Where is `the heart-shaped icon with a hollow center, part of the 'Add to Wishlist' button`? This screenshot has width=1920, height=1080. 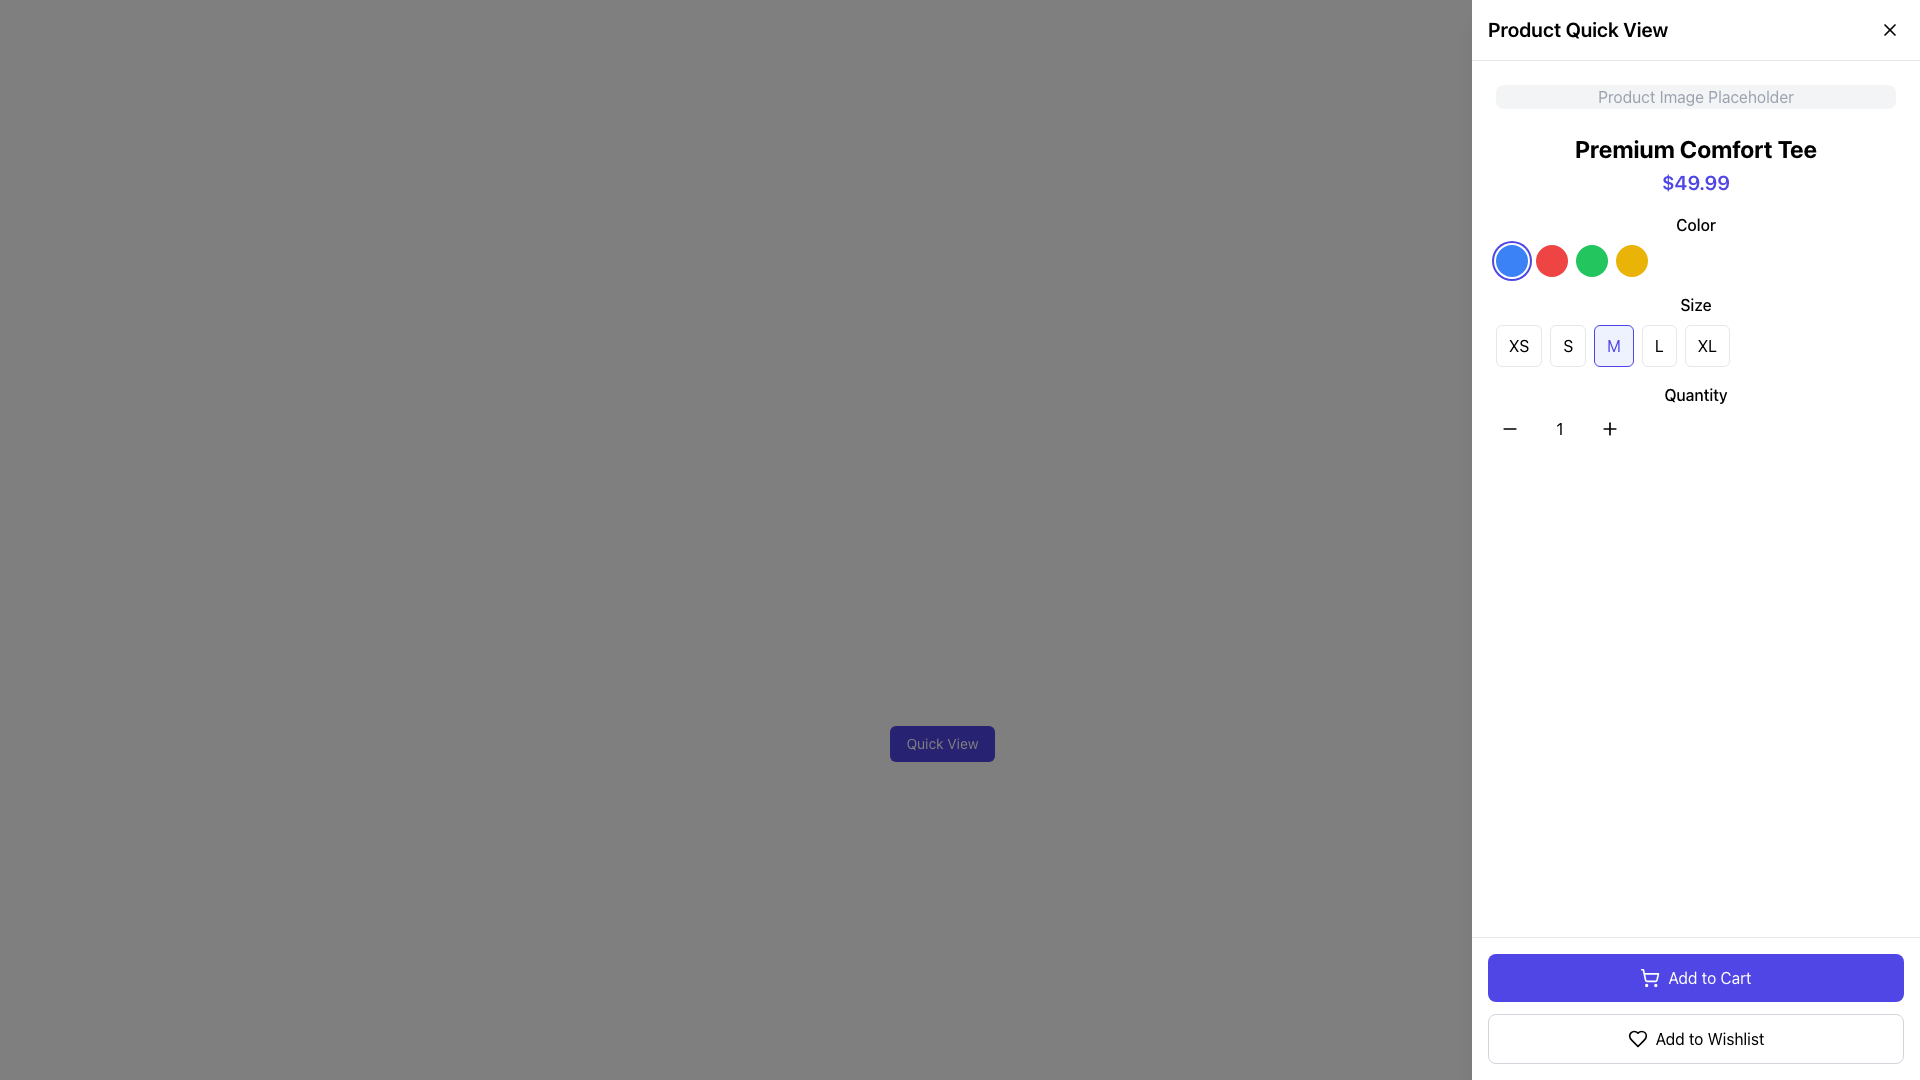 the heart-shaped icon with a hollow center, part of the 'Add to Wishlist' button is located at coordinates (1637, 1037).